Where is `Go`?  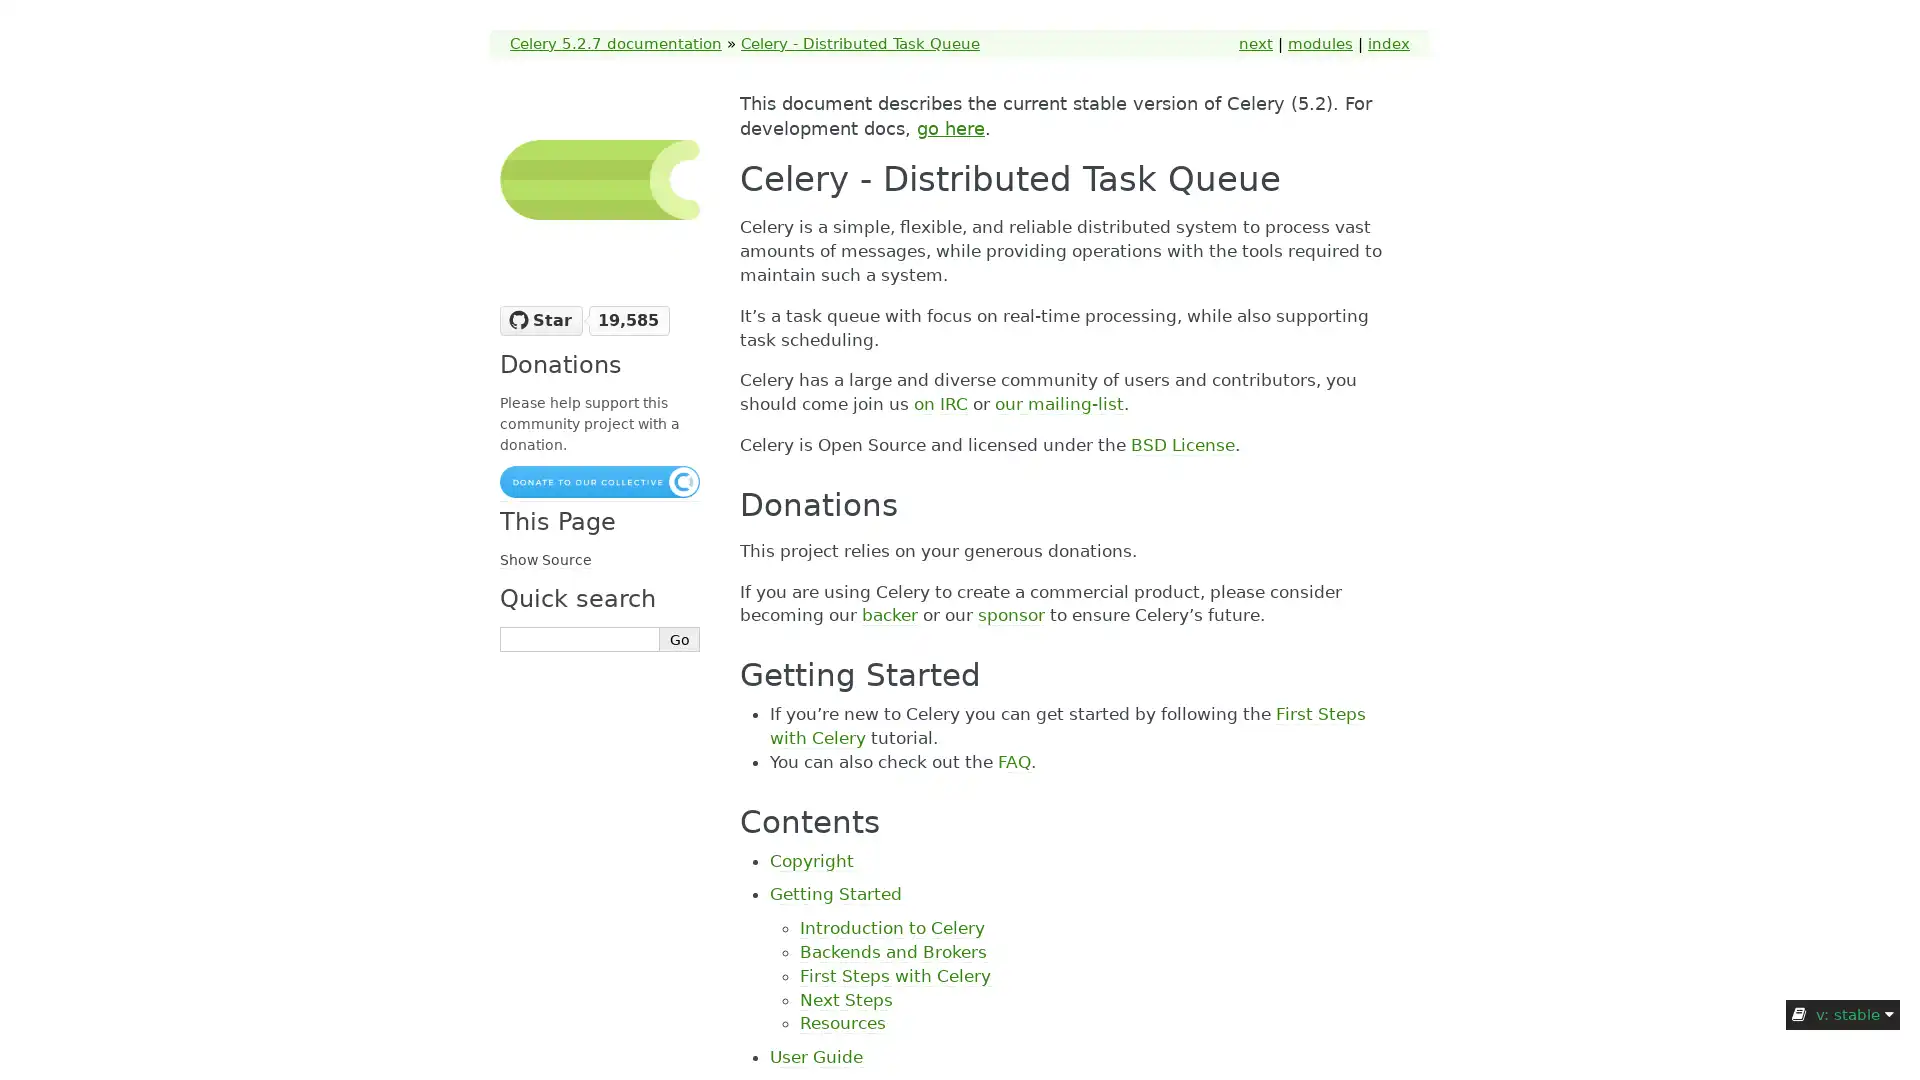
Go is located at coordinates (680, 639).